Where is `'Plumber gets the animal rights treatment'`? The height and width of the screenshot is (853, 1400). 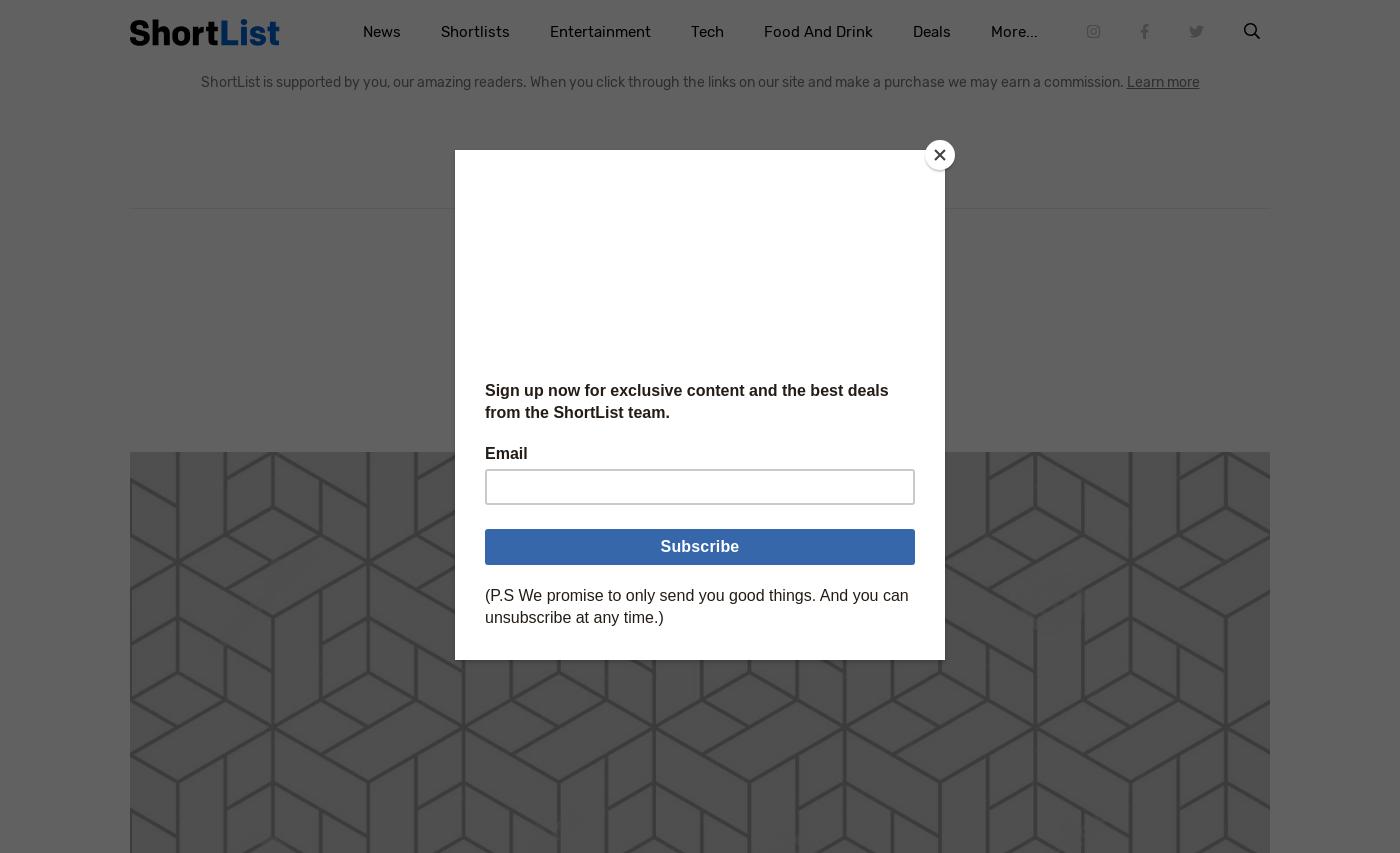 'Plumber gets the animal rights treatment' is located at coordinates (473, 350).